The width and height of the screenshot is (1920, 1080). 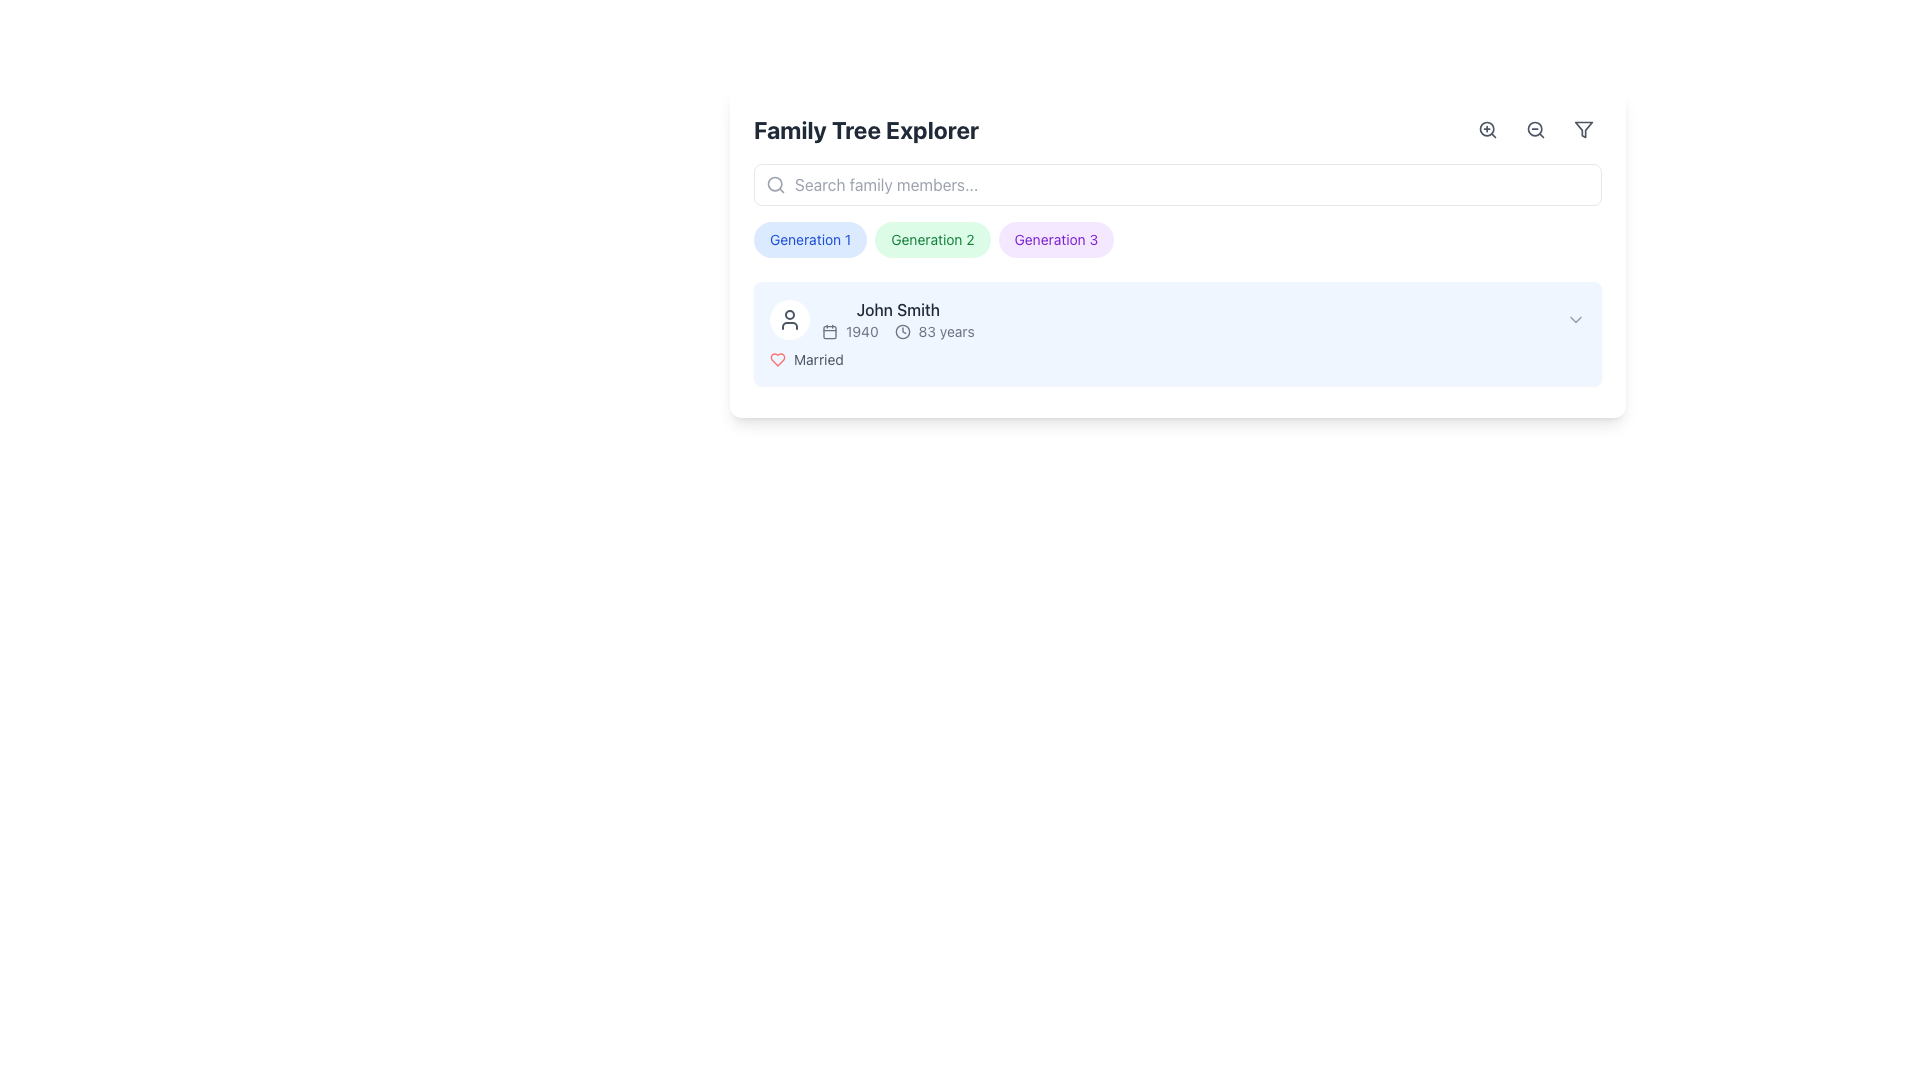 I want to click on the user icon representing 'John Smith', which is located to the left of the text 'John Smith', '1940', and '83 years', so click(x=789, y=319).